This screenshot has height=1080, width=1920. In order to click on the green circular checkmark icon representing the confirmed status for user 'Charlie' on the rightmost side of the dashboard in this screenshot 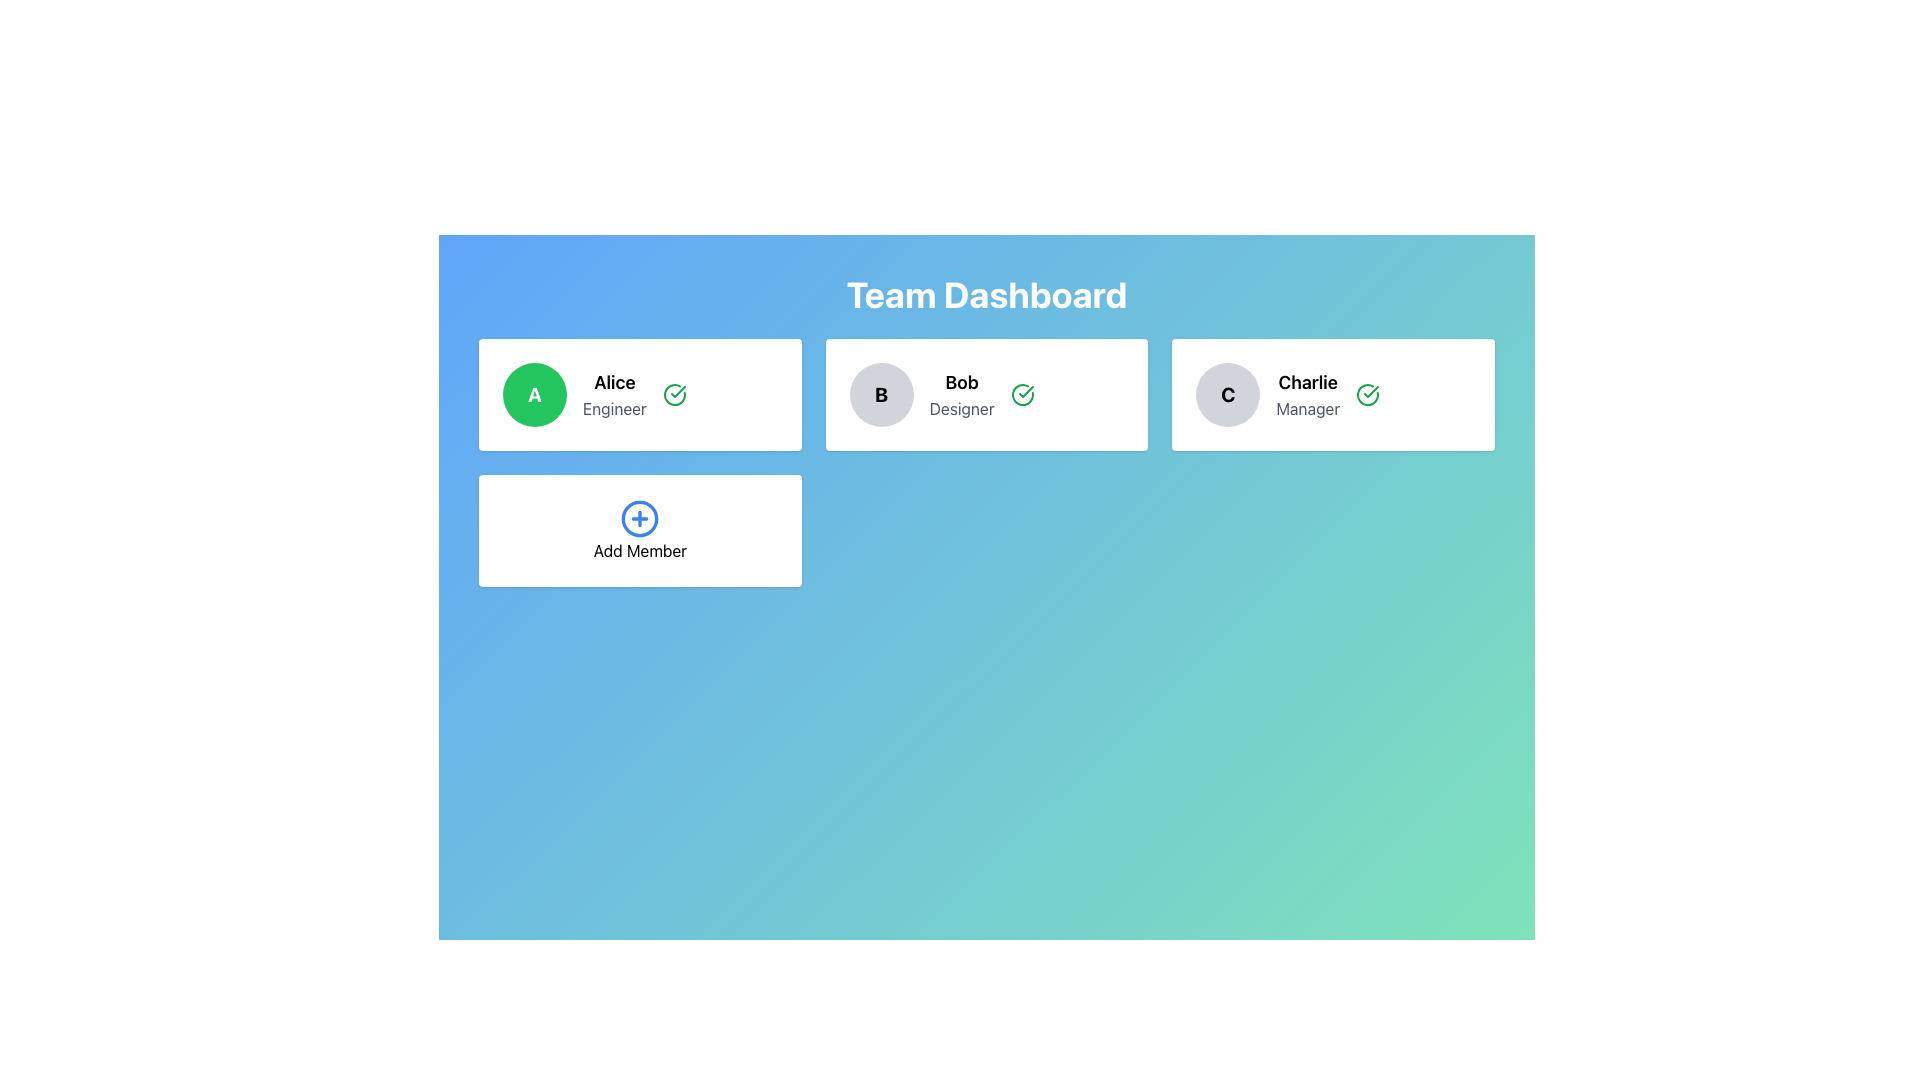, I will do `click(1367, 394)`.